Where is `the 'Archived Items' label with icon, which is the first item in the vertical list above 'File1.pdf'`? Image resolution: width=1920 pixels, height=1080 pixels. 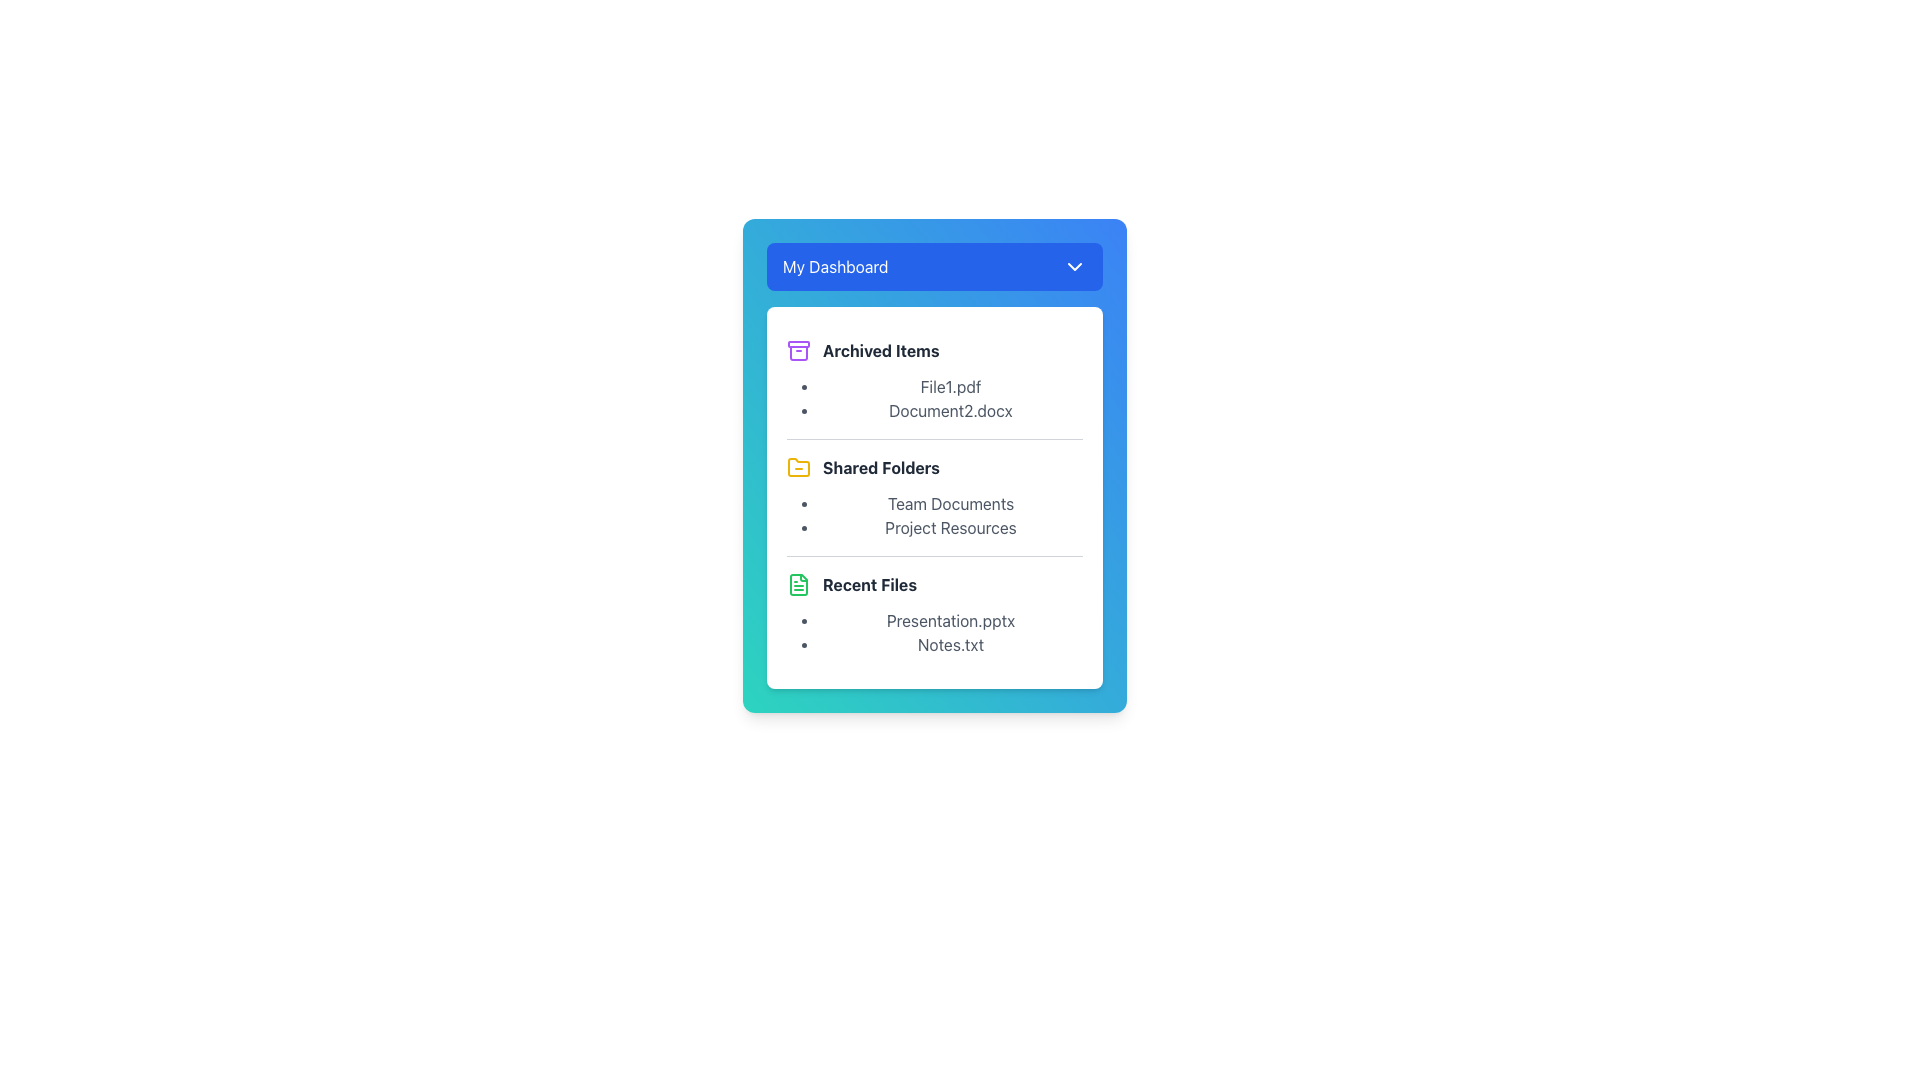 the 'Archived Items' label with icon, which is the first item in the vertical list above 'File1.pdf' is located at coordinates (934, 350).